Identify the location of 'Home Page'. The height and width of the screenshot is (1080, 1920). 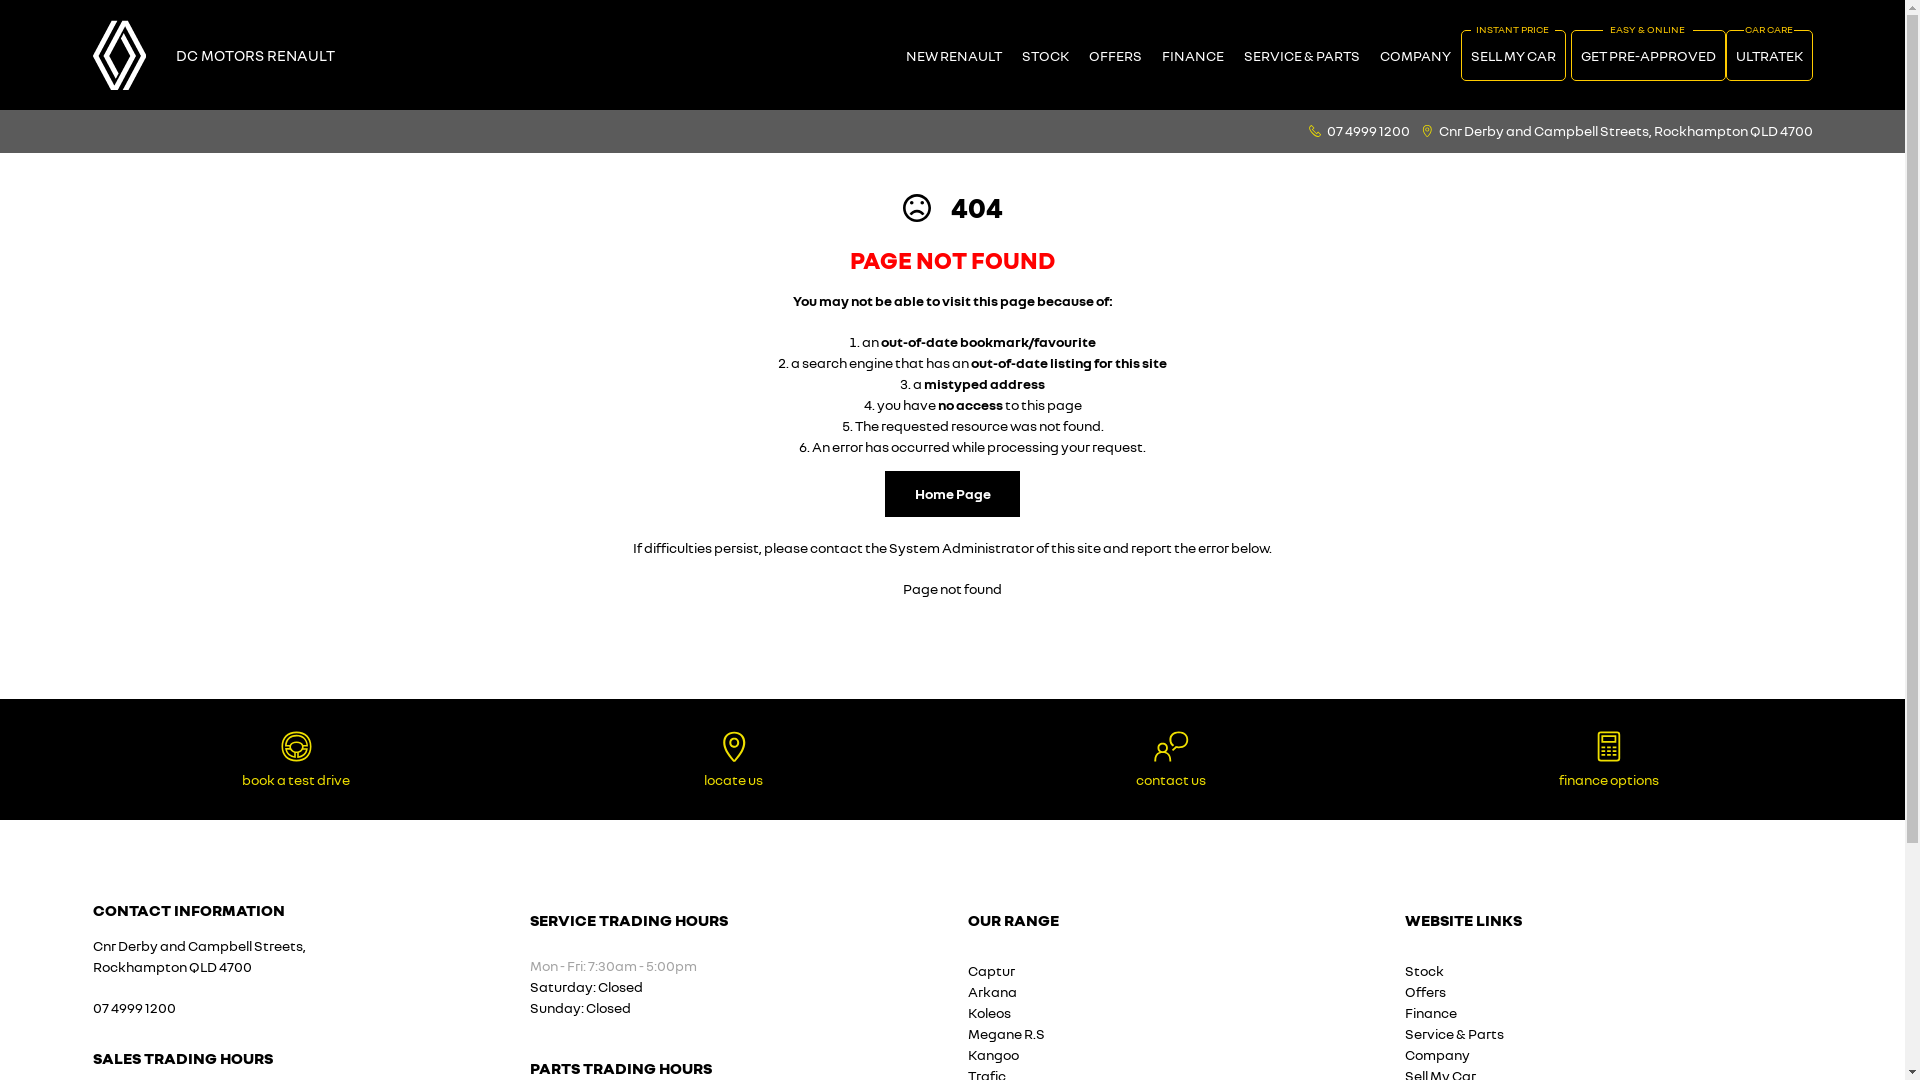
(951, 493).